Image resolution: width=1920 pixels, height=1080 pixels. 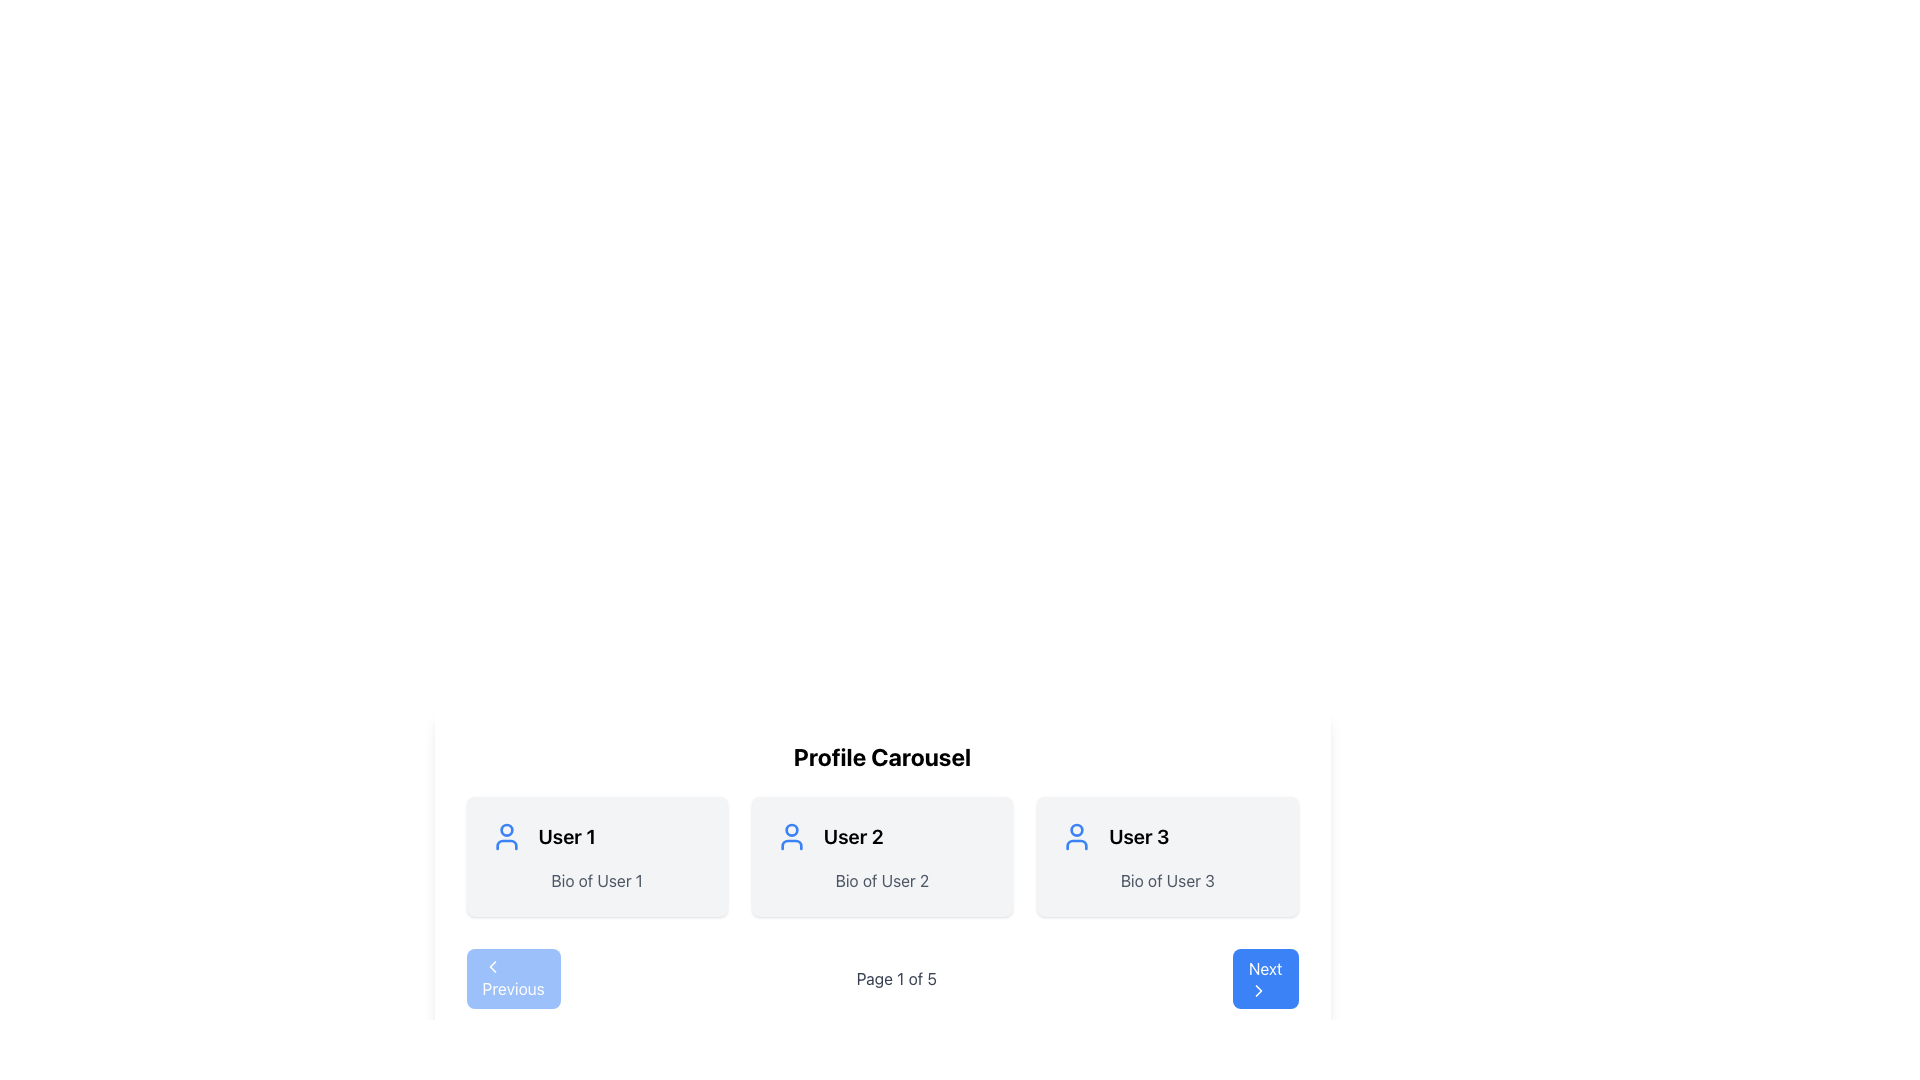 I want to click on the head of the avatar icon in the 'User 2' profile card within the carousel section, so click(x=790, y=830).